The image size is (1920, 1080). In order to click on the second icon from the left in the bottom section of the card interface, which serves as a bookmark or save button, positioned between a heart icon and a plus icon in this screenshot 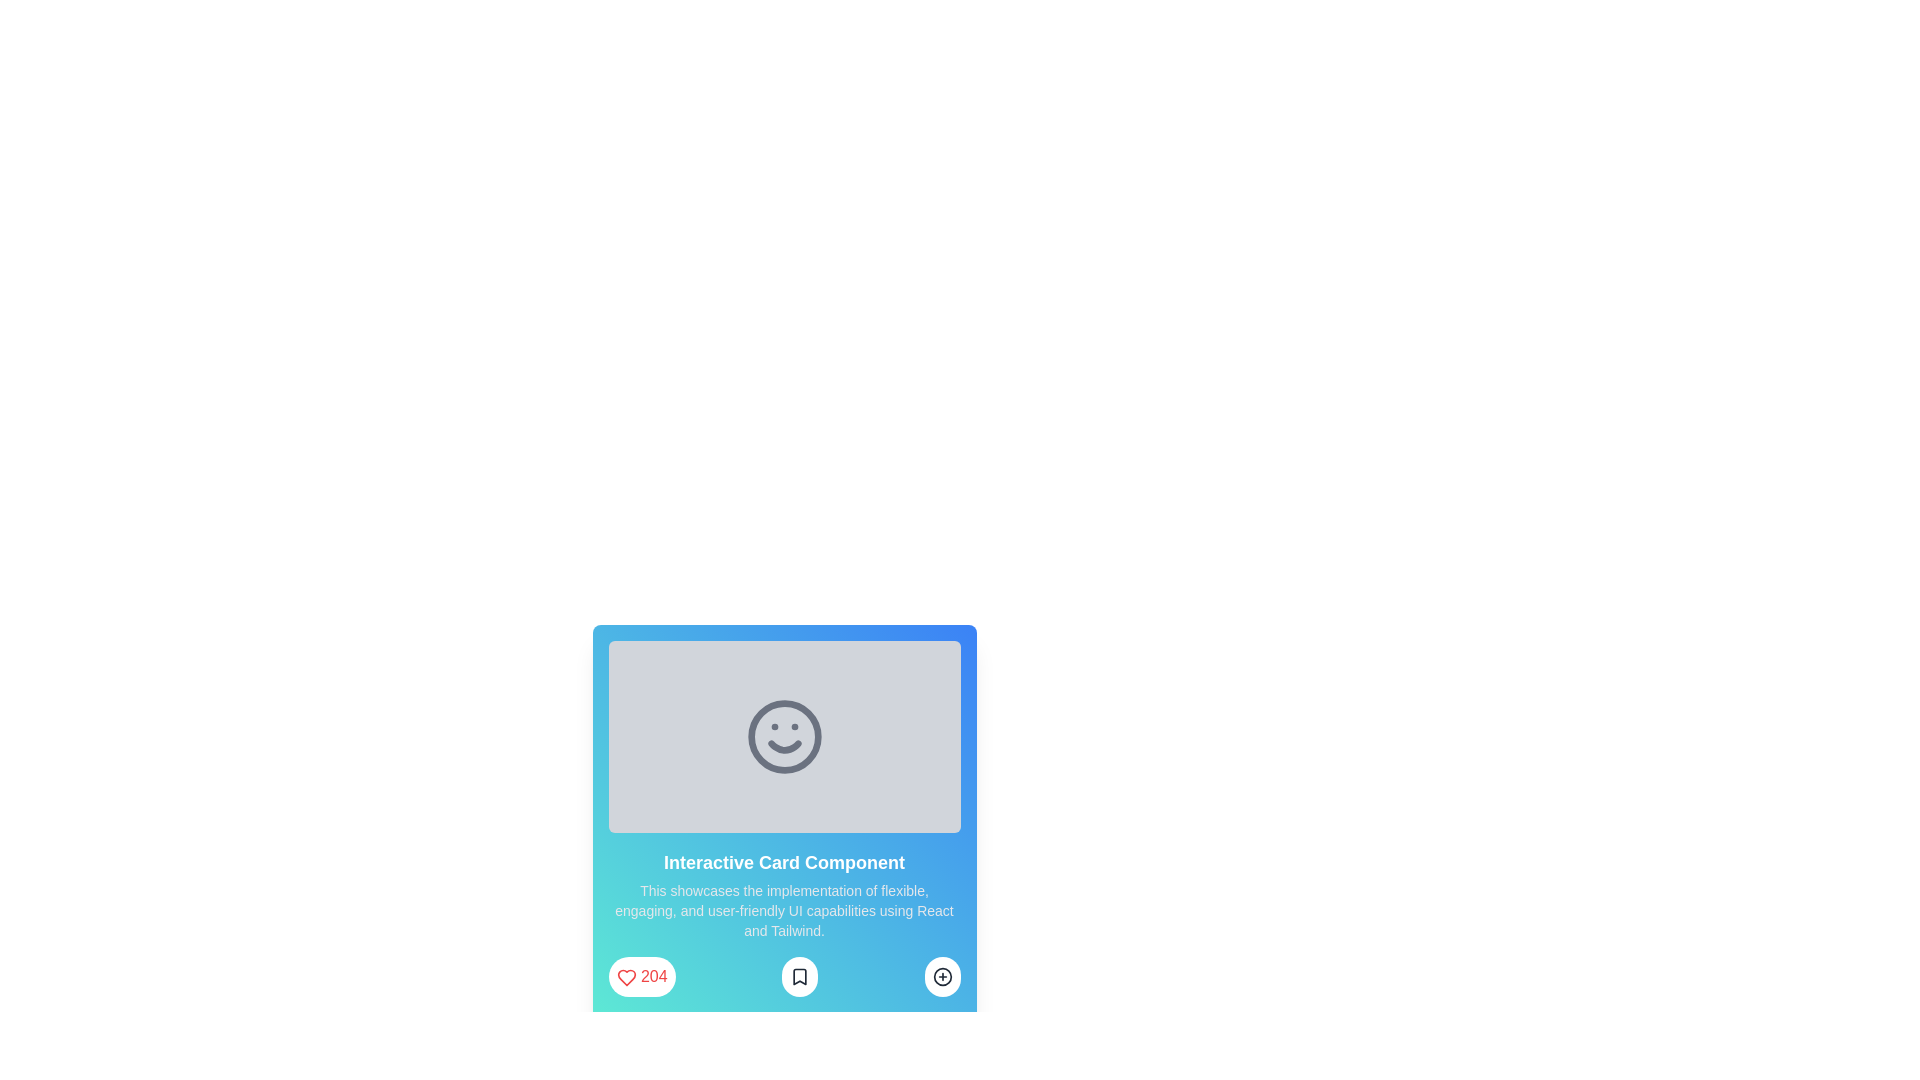, I will do `click(800, 975)`.